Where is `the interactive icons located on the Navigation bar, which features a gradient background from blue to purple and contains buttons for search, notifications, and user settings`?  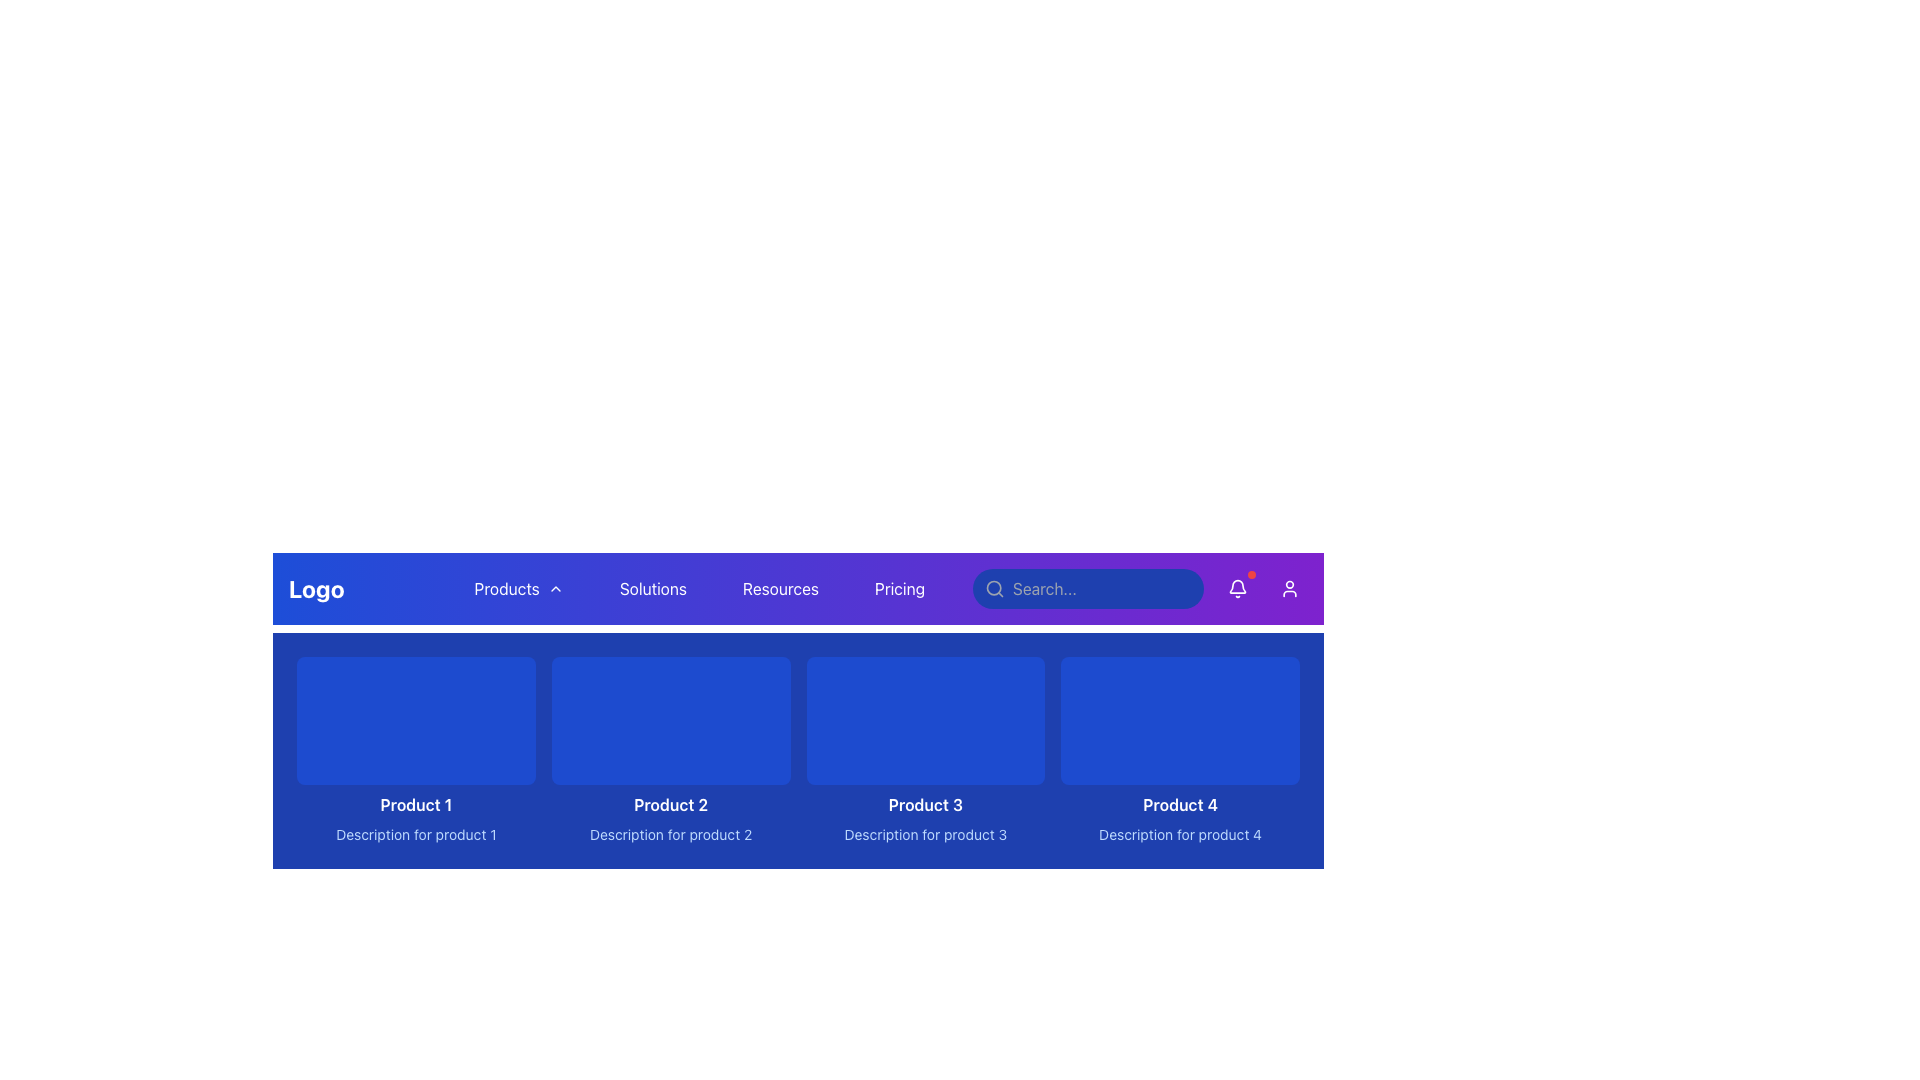
the interactive icons located on the Navigation bar, which features a gradient background from blue to purple and contains buttons for search, notifications, and user settings is located at coordinates (797, 588).